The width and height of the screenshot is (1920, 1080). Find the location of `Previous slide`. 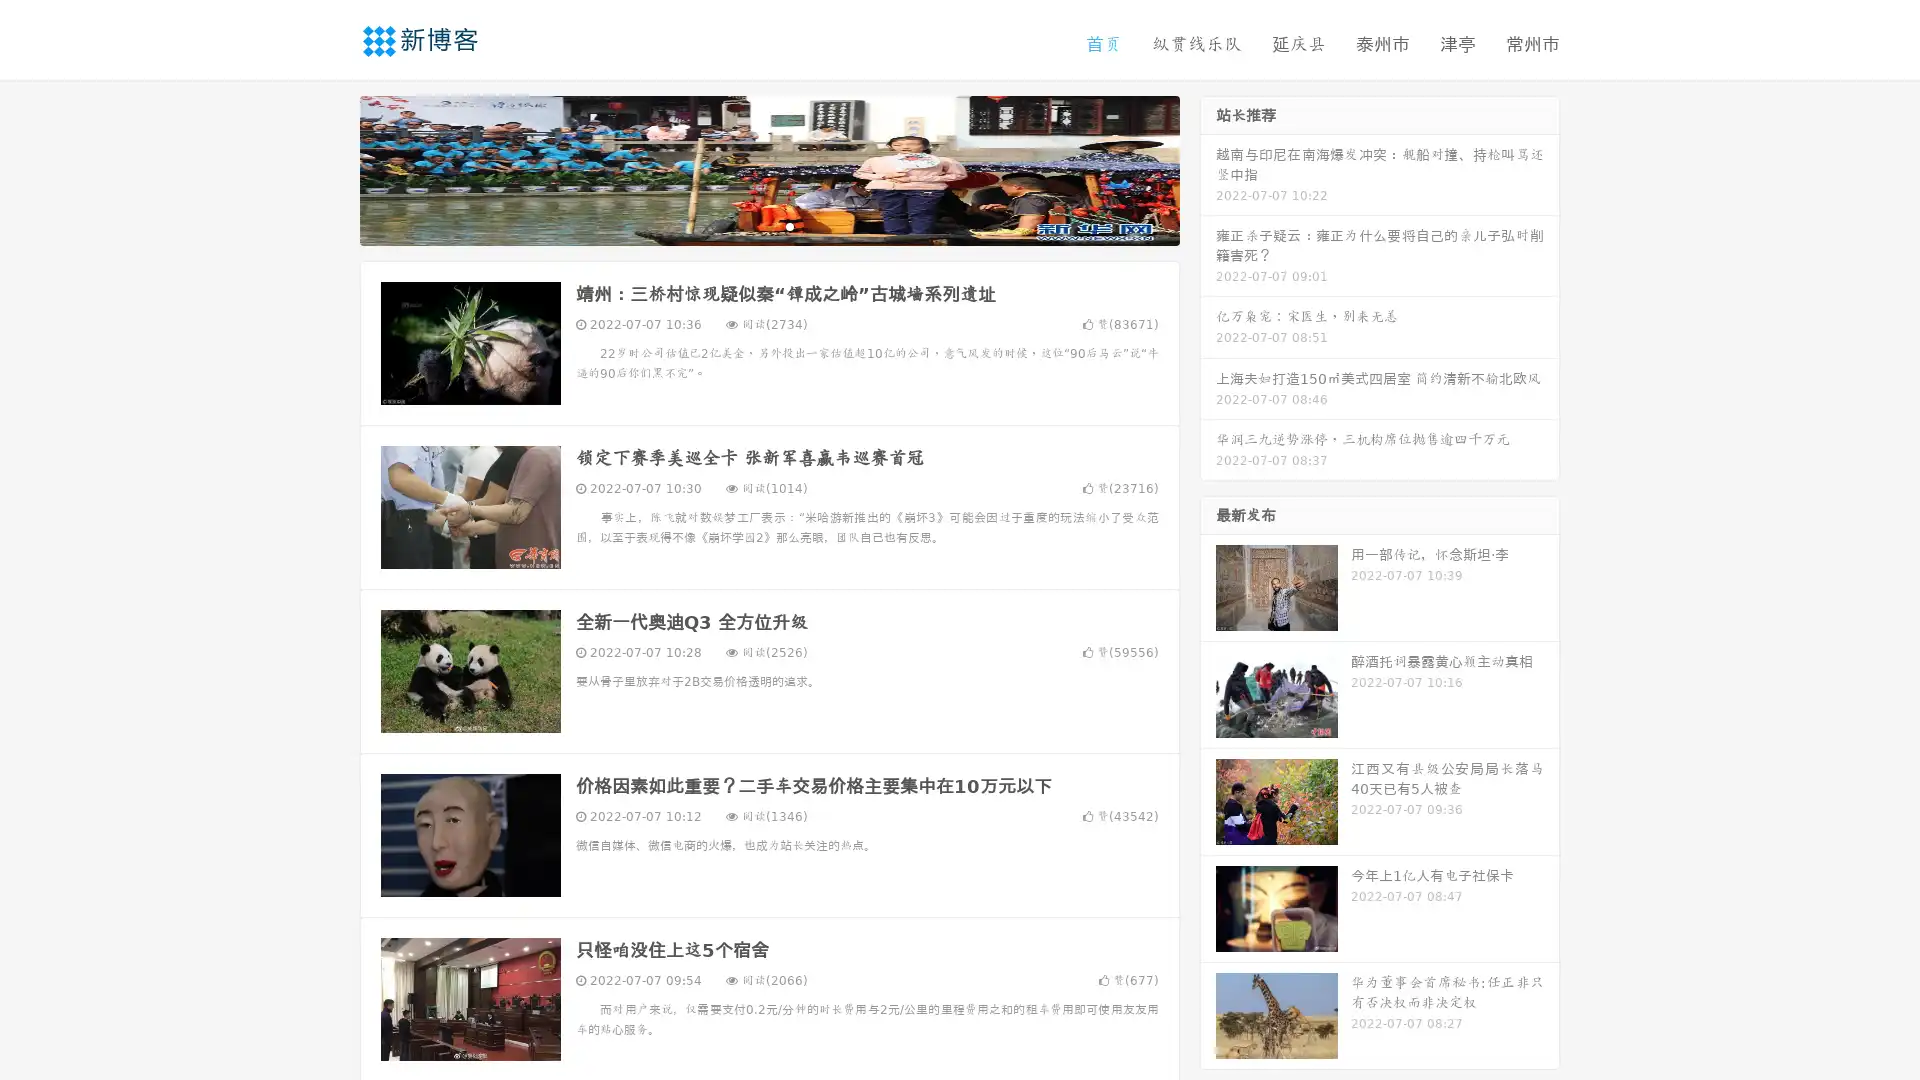

Previous slide is located at coordinates (330, 168).